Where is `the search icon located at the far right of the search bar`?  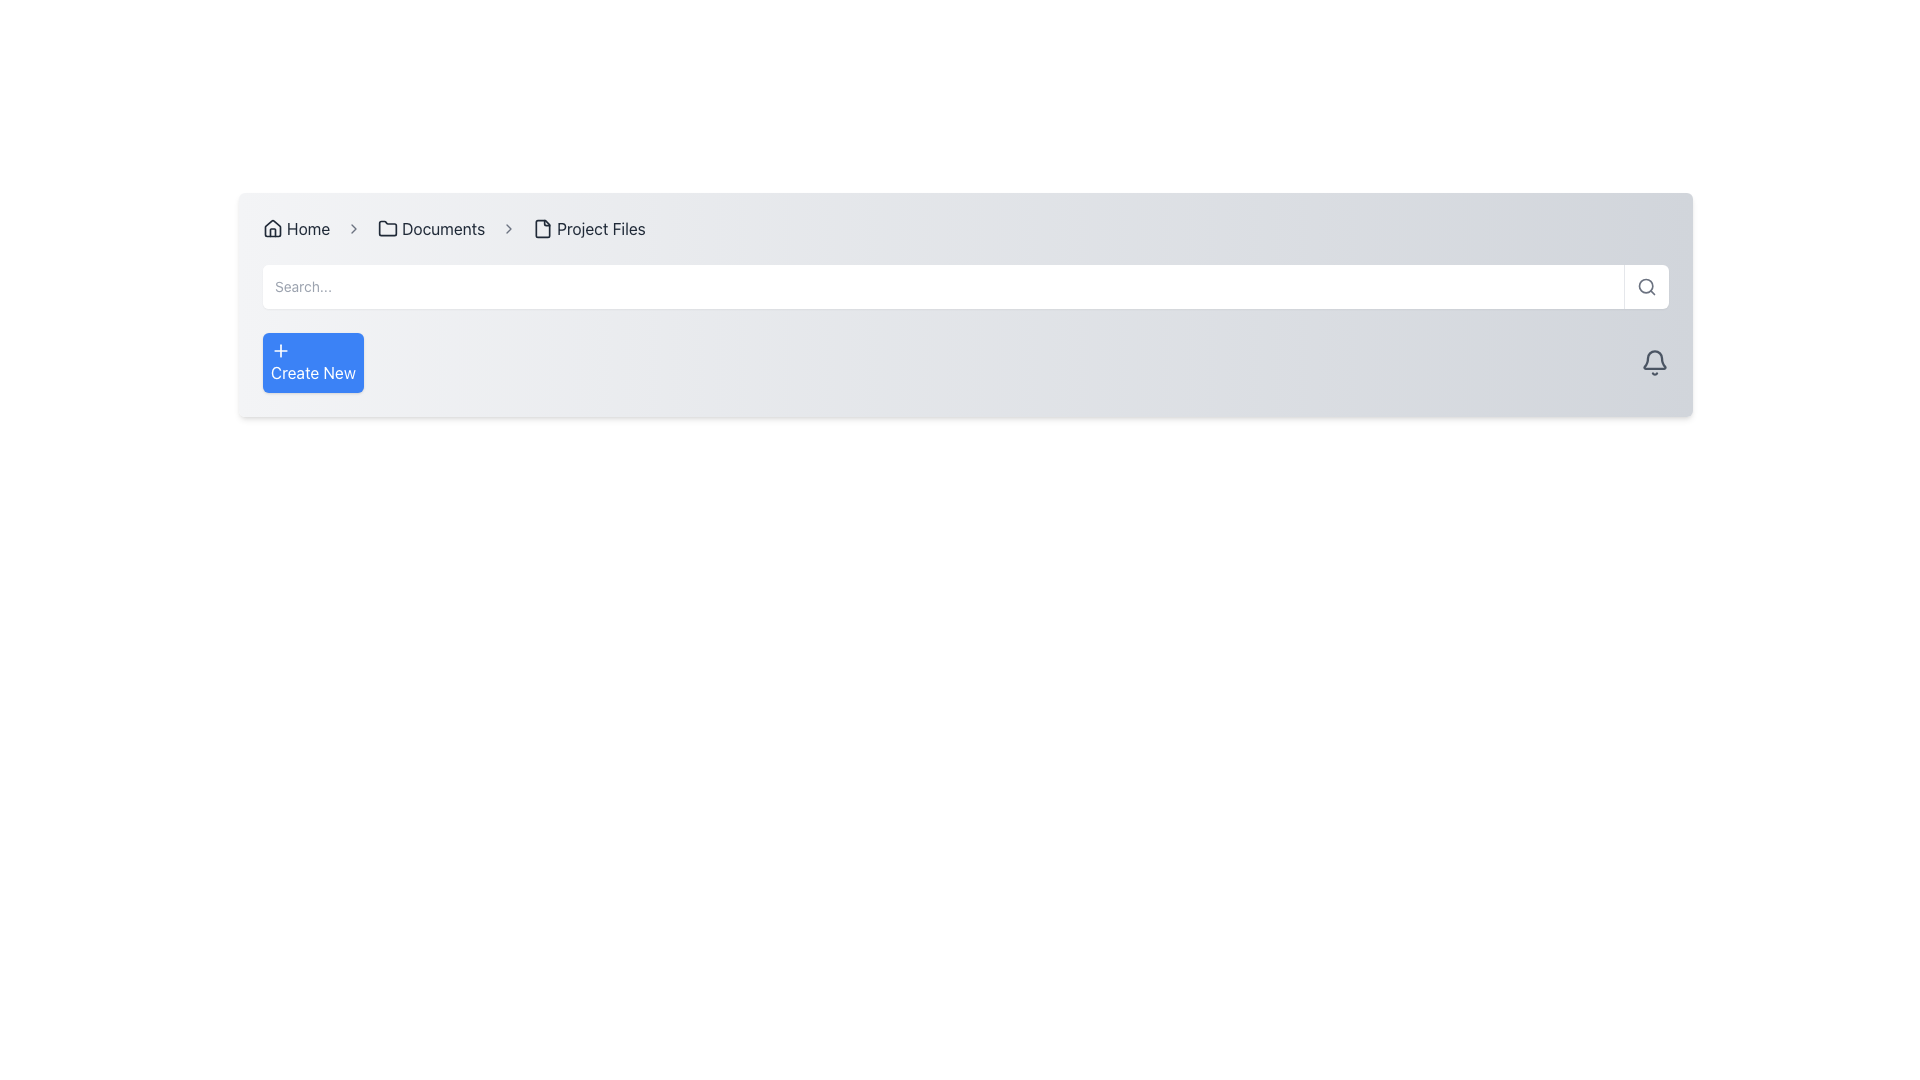 the search icon located at the far right of the search bar is located at coordinates (1646, 286).